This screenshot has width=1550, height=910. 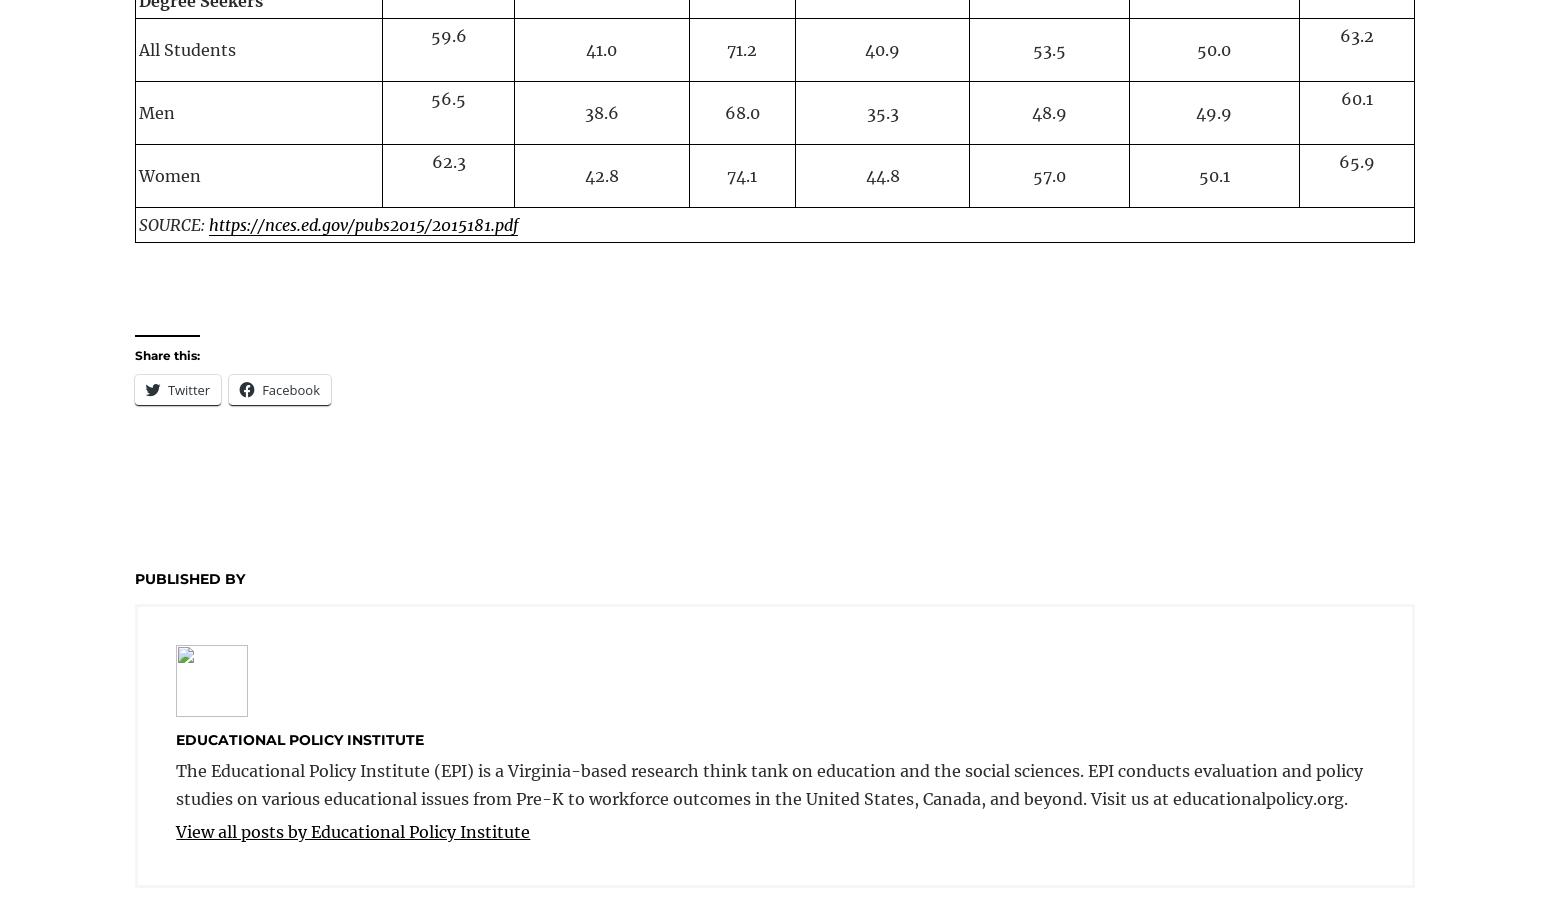 What do you see at coordinates (169, 174) in the screenshot?
I see `'Women'` at bounding box center [169, 174].